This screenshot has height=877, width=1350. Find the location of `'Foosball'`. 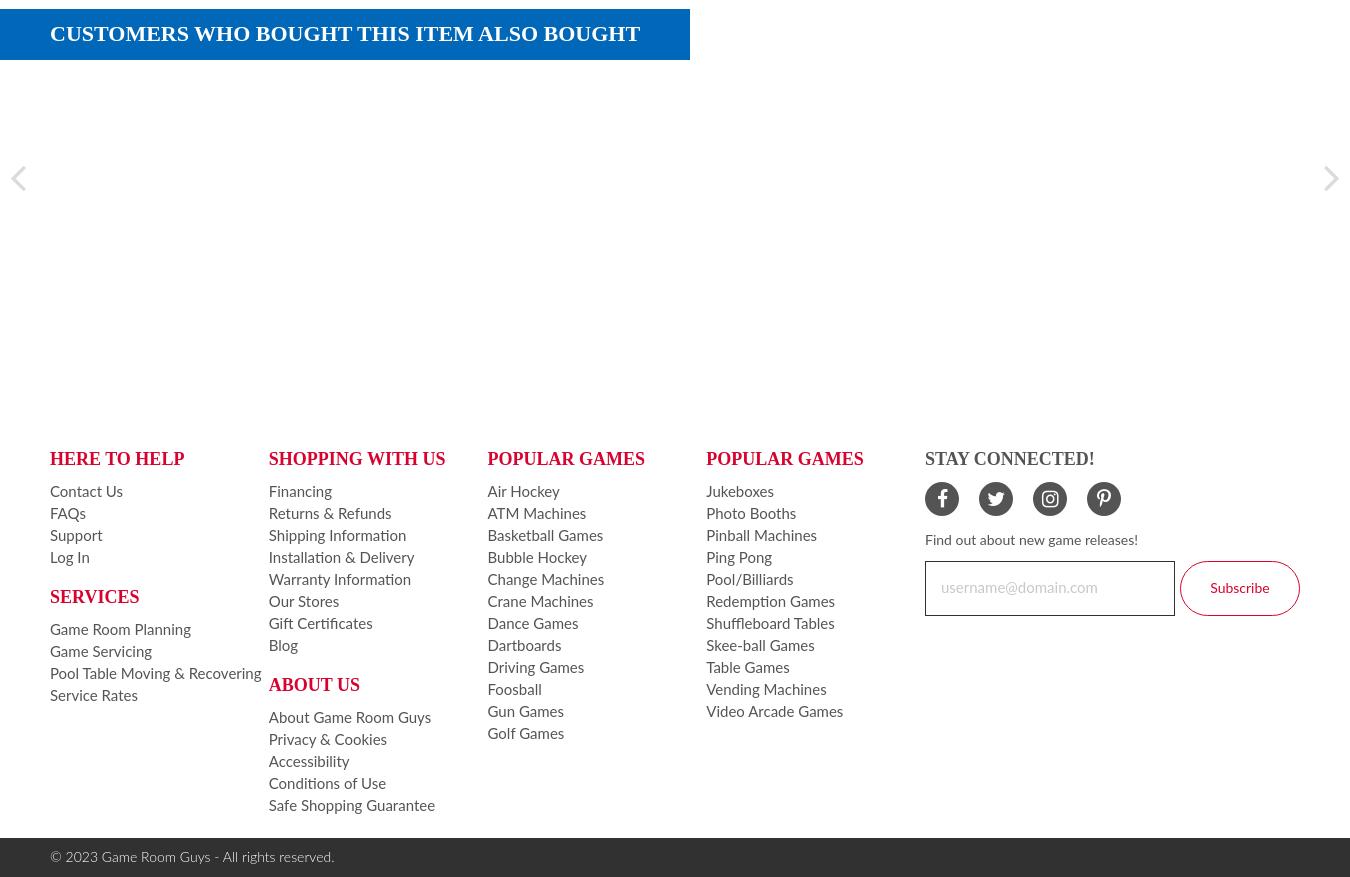

'Foosball' is located at coordinates (512, 688).